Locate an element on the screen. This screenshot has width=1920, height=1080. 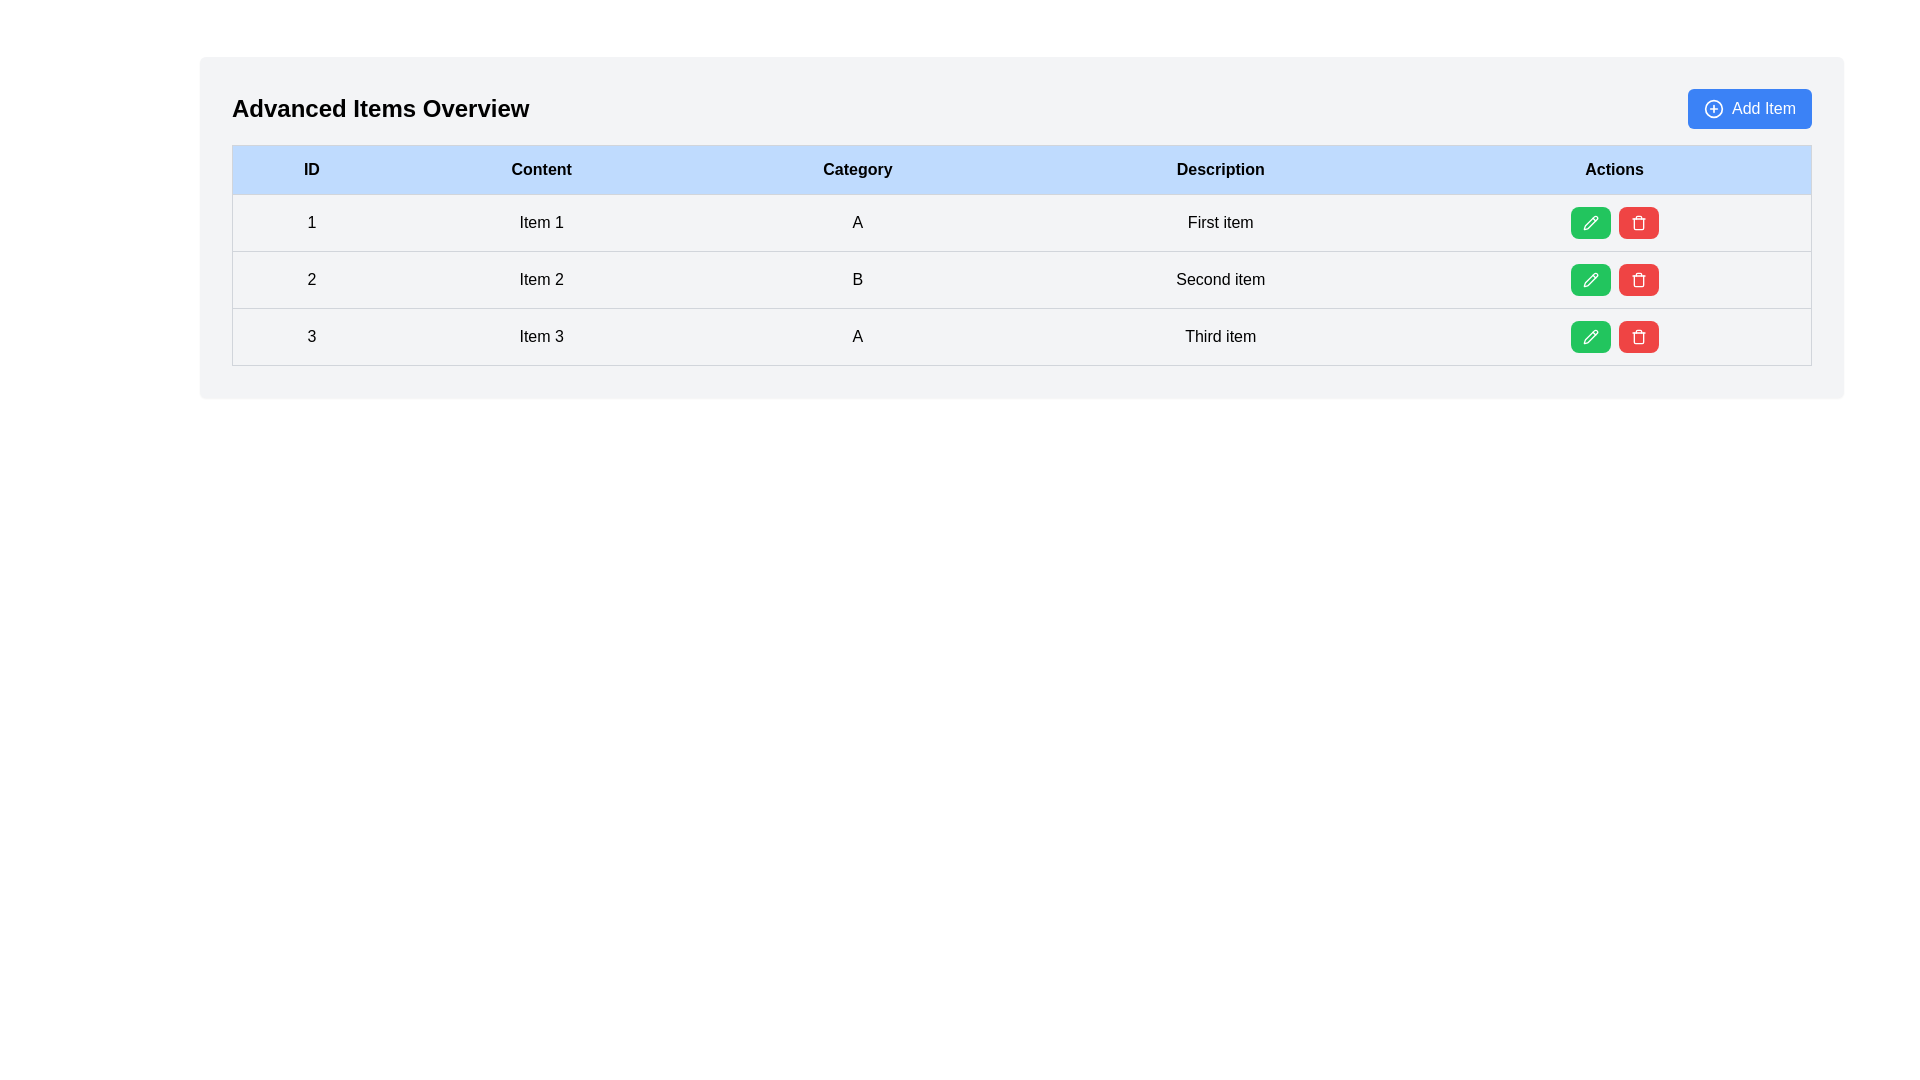
the button located in the top-right corner of the 'Advanced Items Overview' section is located at coordinates (1748, 108).